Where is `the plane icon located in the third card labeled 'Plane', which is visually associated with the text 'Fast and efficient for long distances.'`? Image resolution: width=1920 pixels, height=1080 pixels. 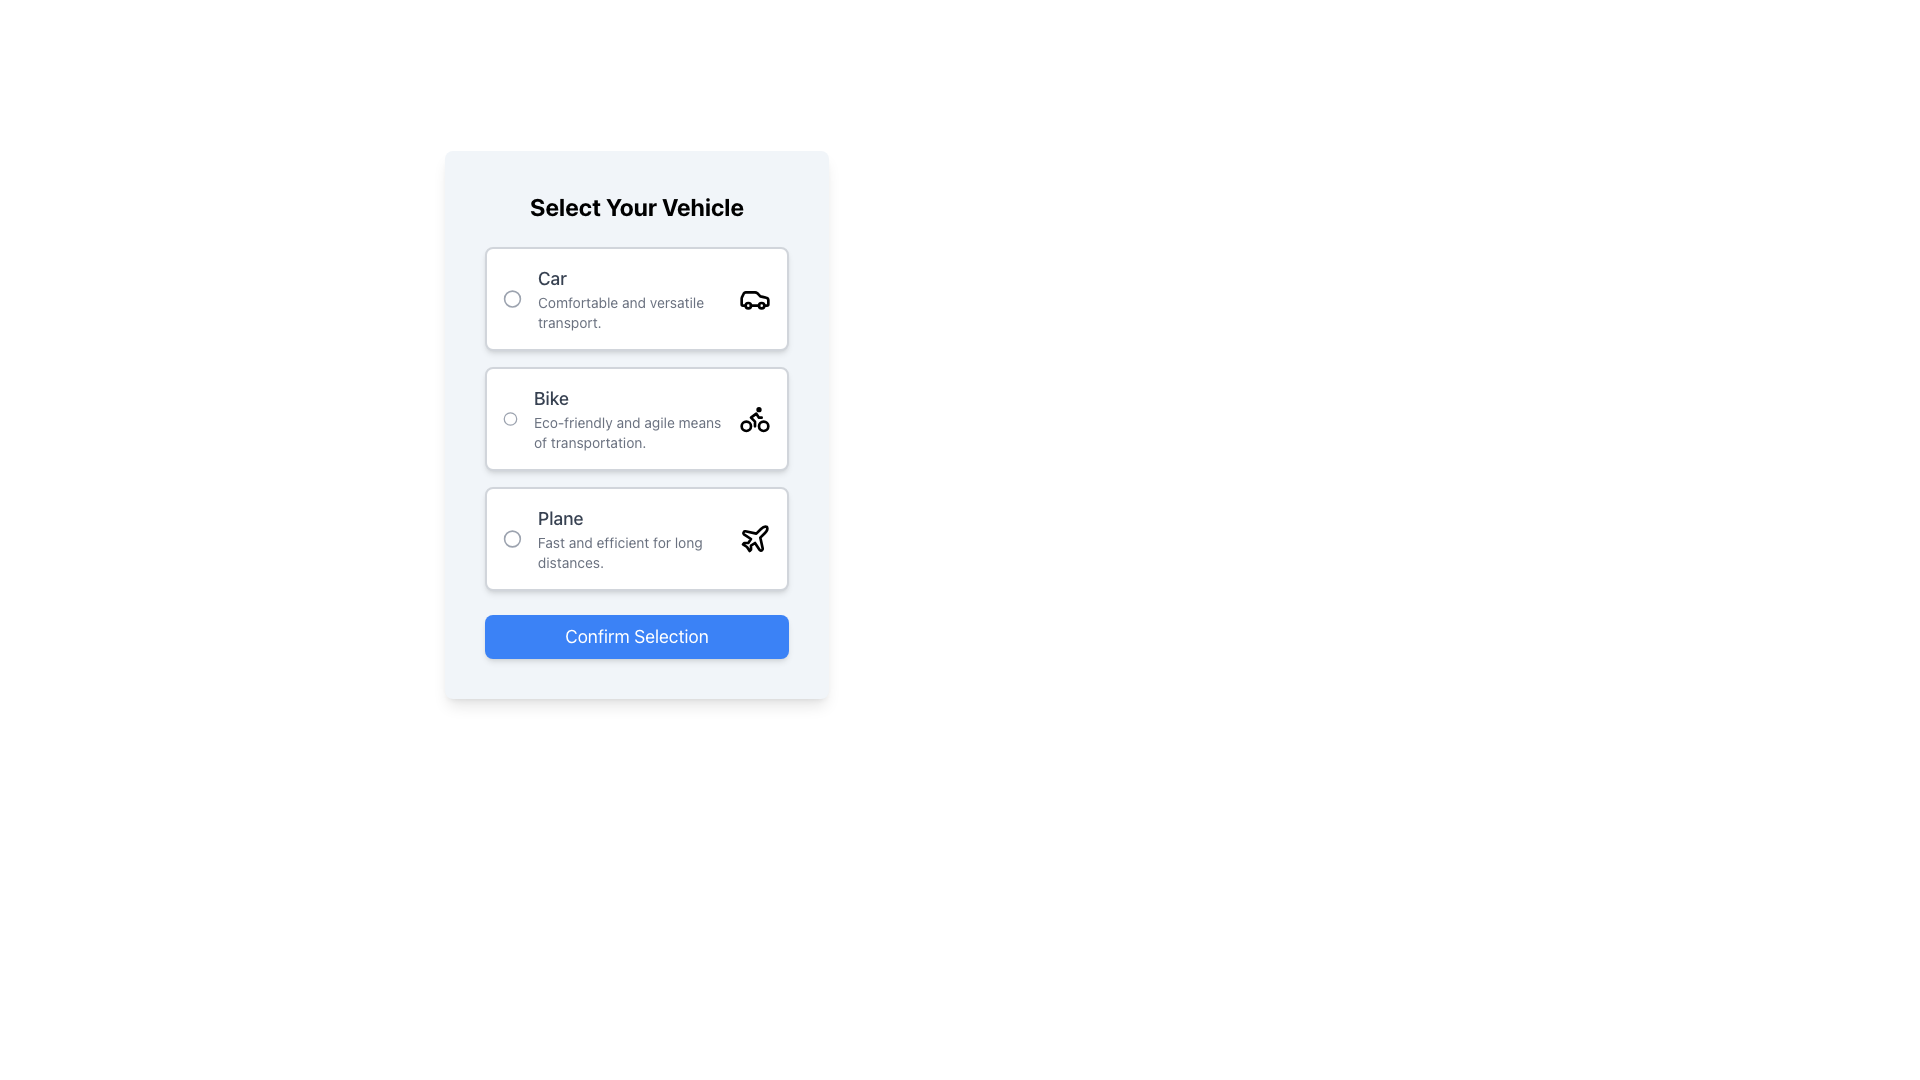 the plane icon located in the third card labeled 'Plane', which is visually associated with the text 'Fast and efficient for long distances.' is located at coordinates (753, 538).